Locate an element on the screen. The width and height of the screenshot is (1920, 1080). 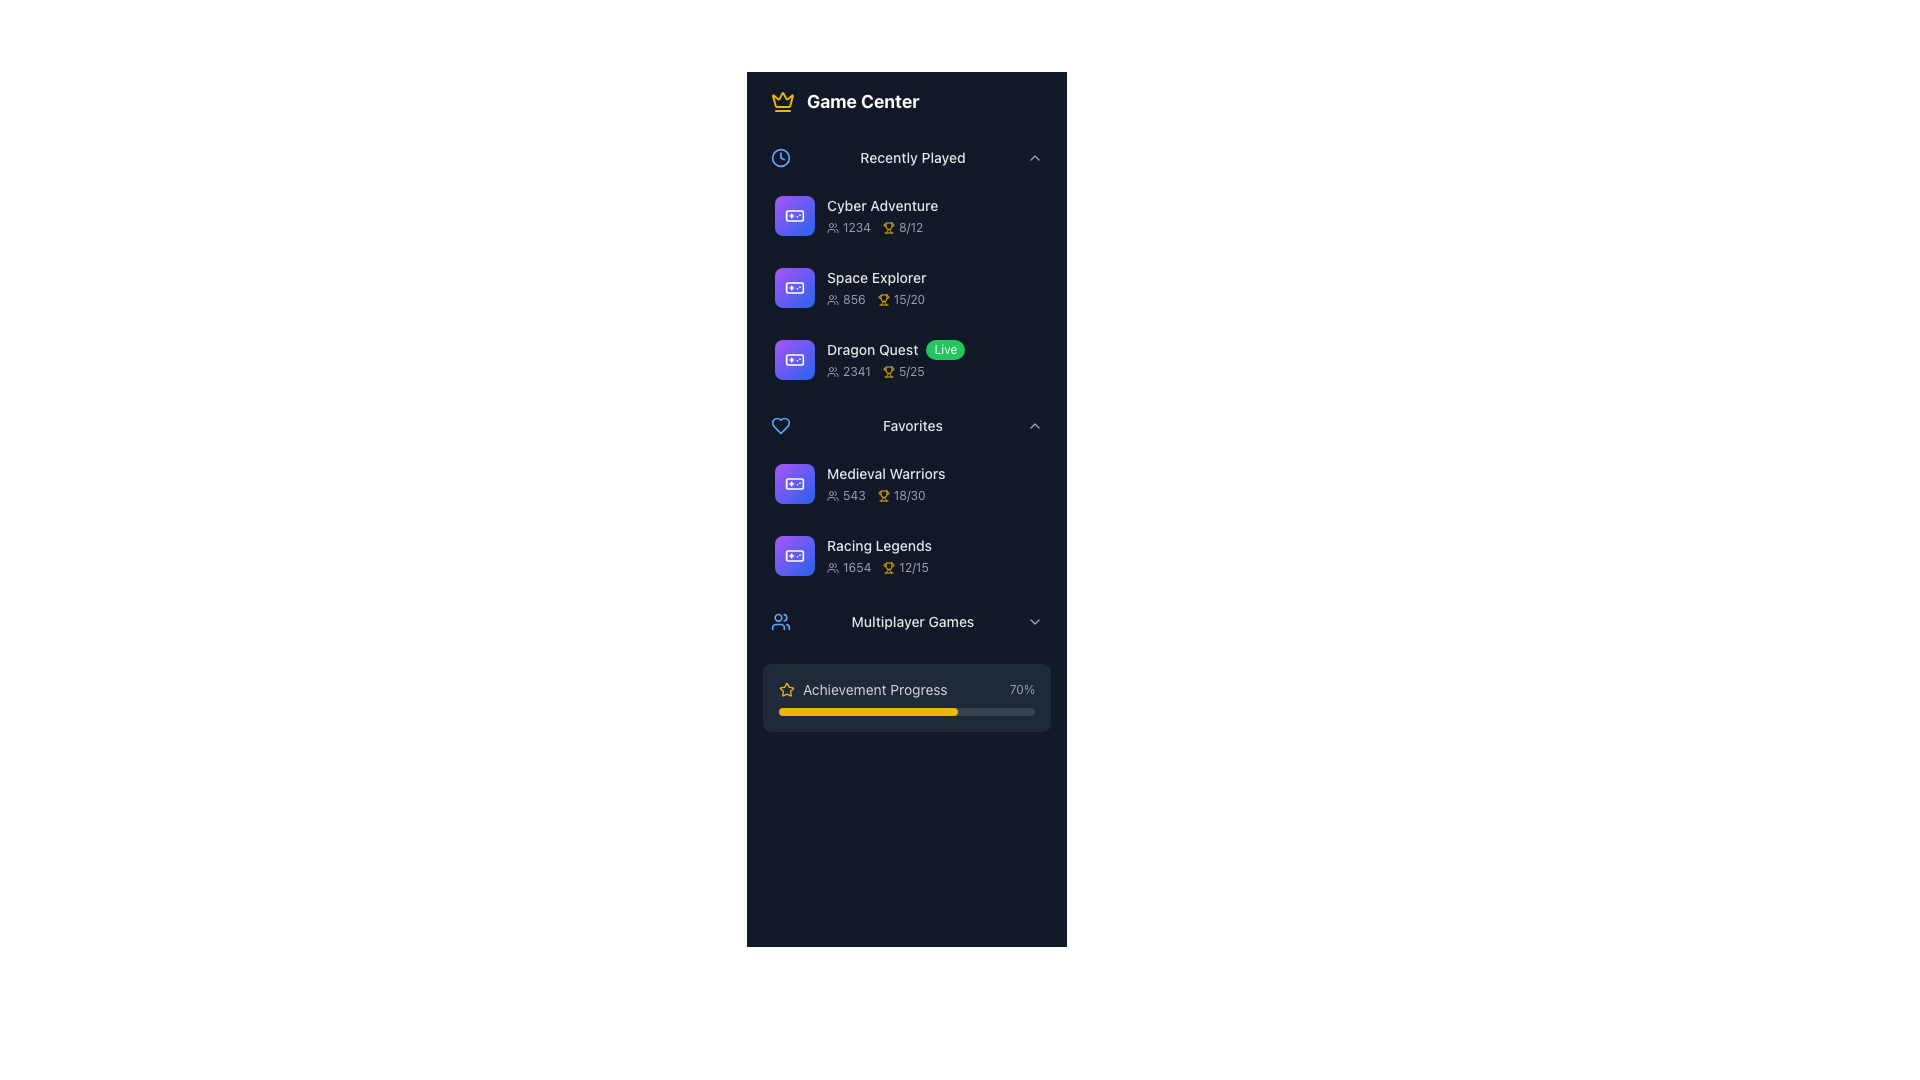
the third list entry in the 'Recently Played' section that presents an overview of the game 'Dragon Quest', located between 'Space Explorer' and 'Medieval Warriors', adjacent to a purple gamepad icon is located at coordinates (931, 358).